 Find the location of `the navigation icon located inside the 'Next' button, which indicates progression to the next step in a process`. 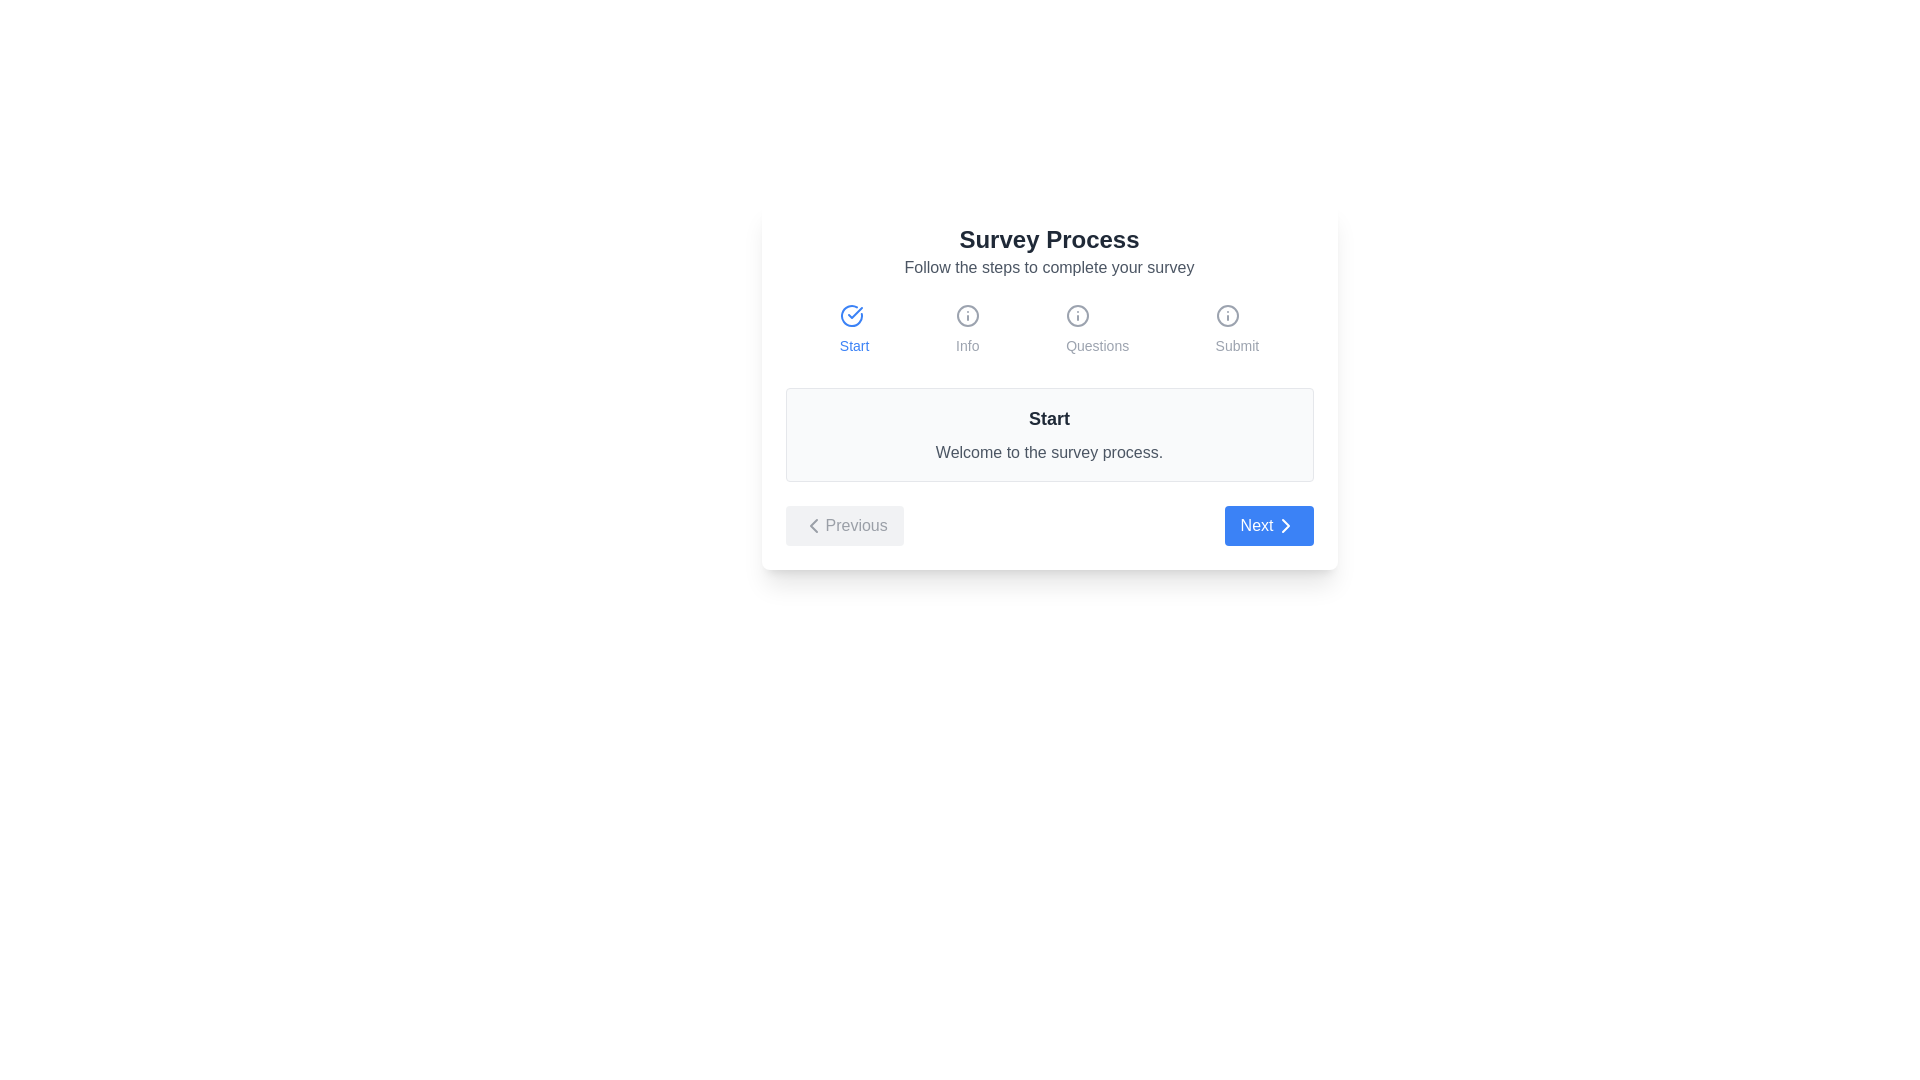

the navigation icon located inside the 'Next' button, which indicates progression to the next step in a process is located at coordinates (1285, 524).